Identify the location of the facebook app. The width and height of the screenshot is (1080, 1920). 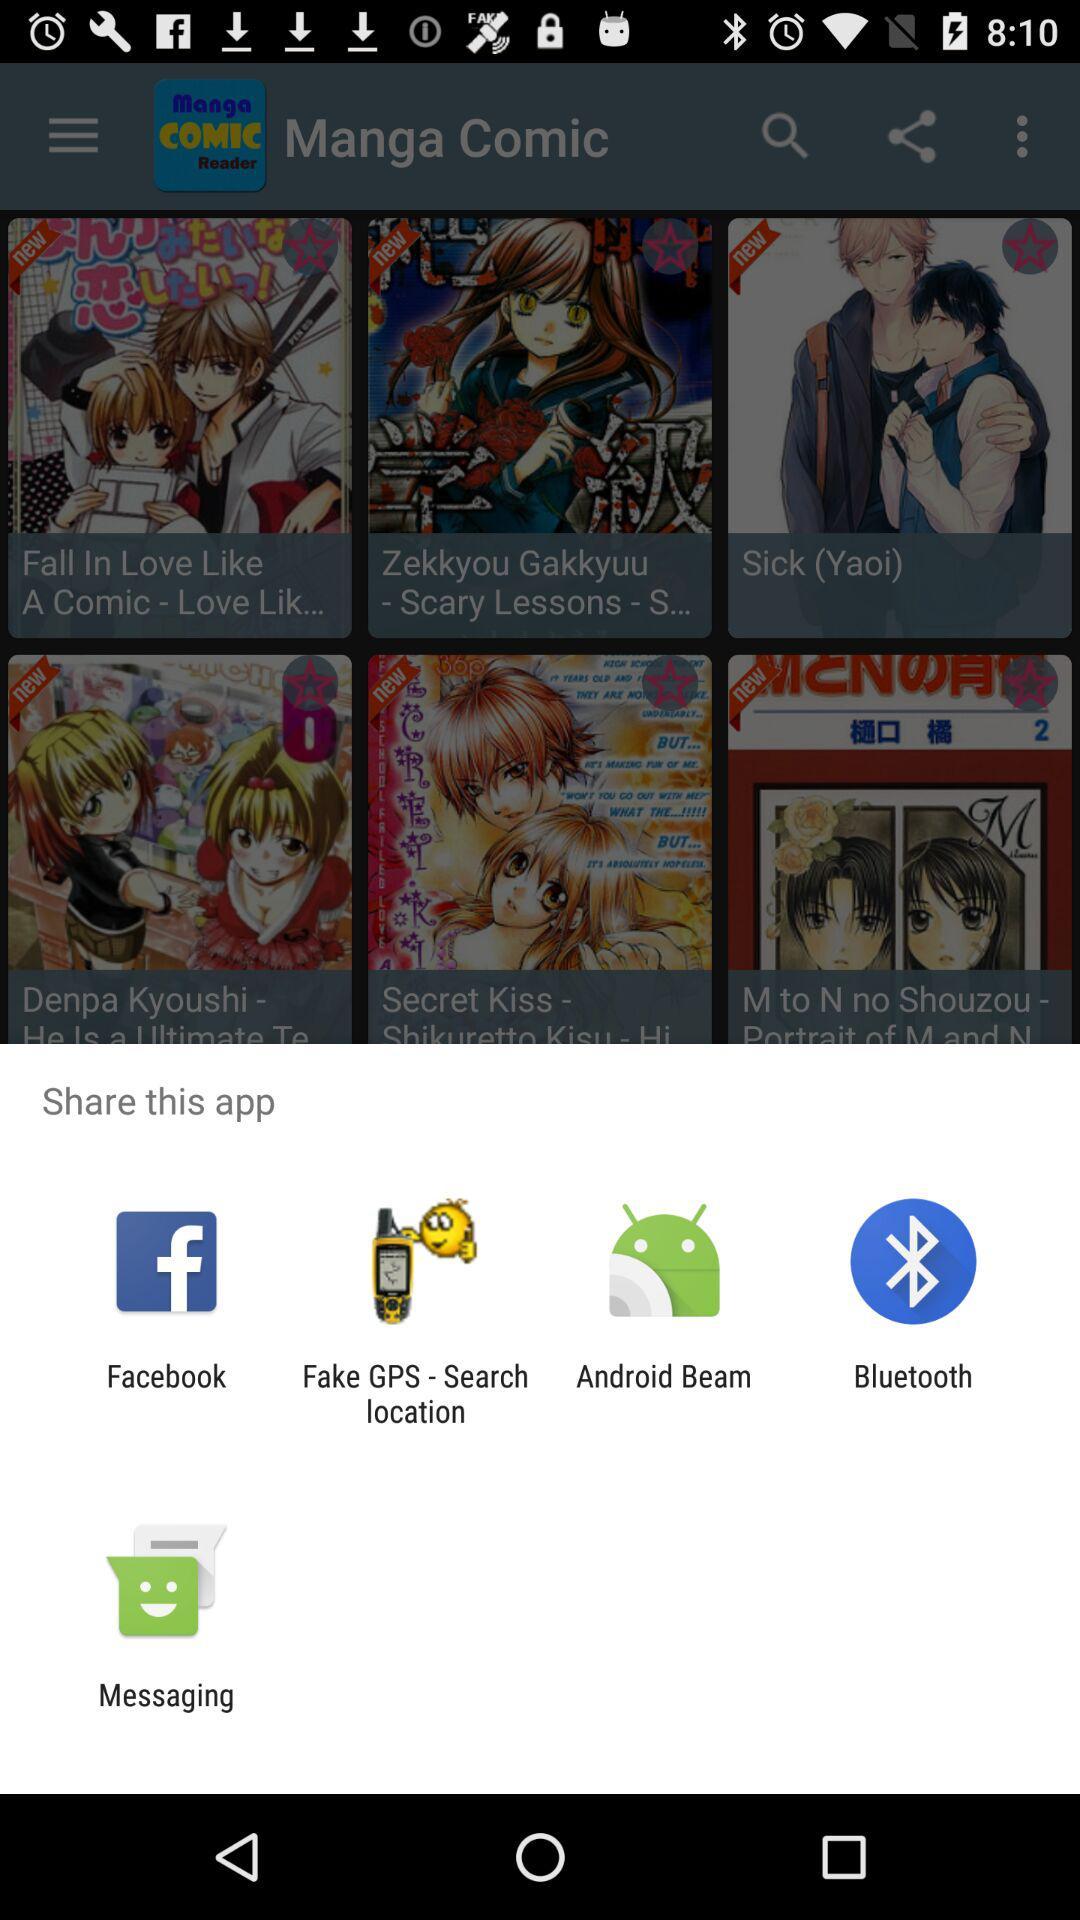
(165, 1392).